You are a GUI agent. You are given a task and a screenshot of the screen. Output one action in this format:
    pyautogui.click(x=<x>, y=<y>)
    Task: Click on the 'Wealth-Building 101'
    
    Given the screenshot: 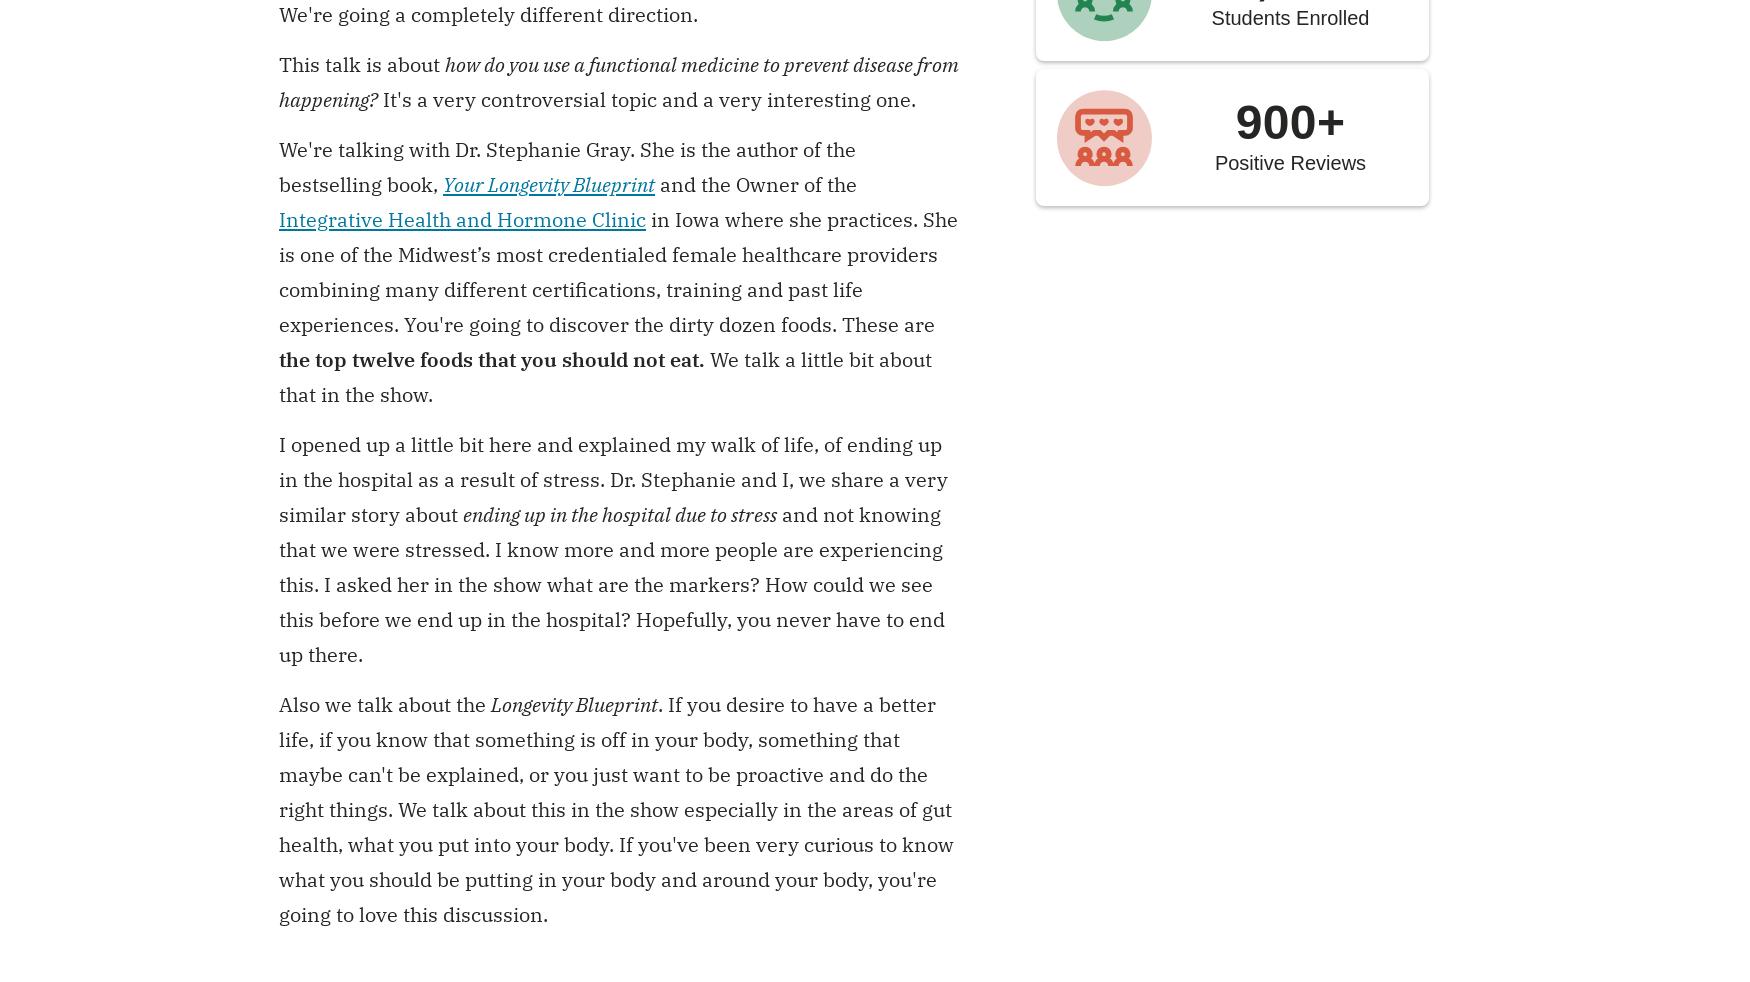 What is the action you would take?
    pyautogui.click(x=723, y=786)
    